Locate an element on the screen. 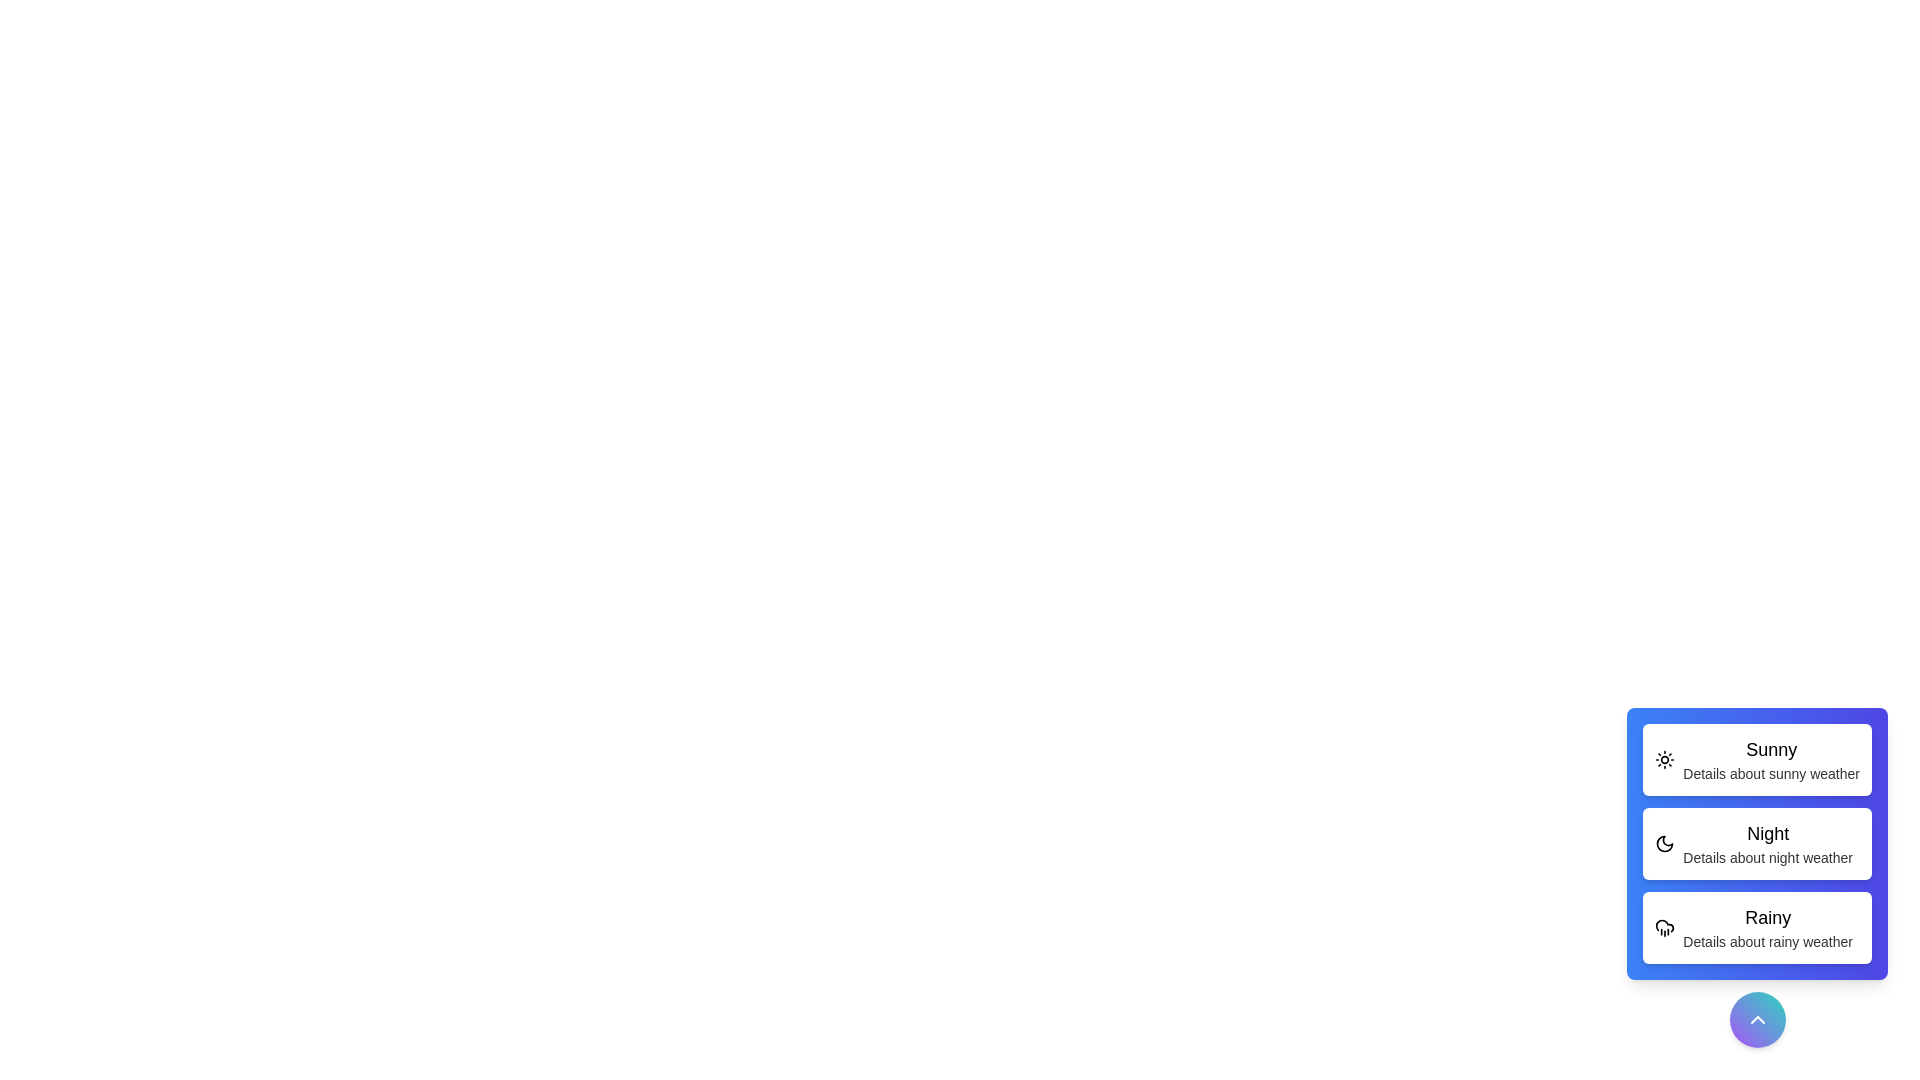  the weather option Night is located at coordinates (1756, 844).